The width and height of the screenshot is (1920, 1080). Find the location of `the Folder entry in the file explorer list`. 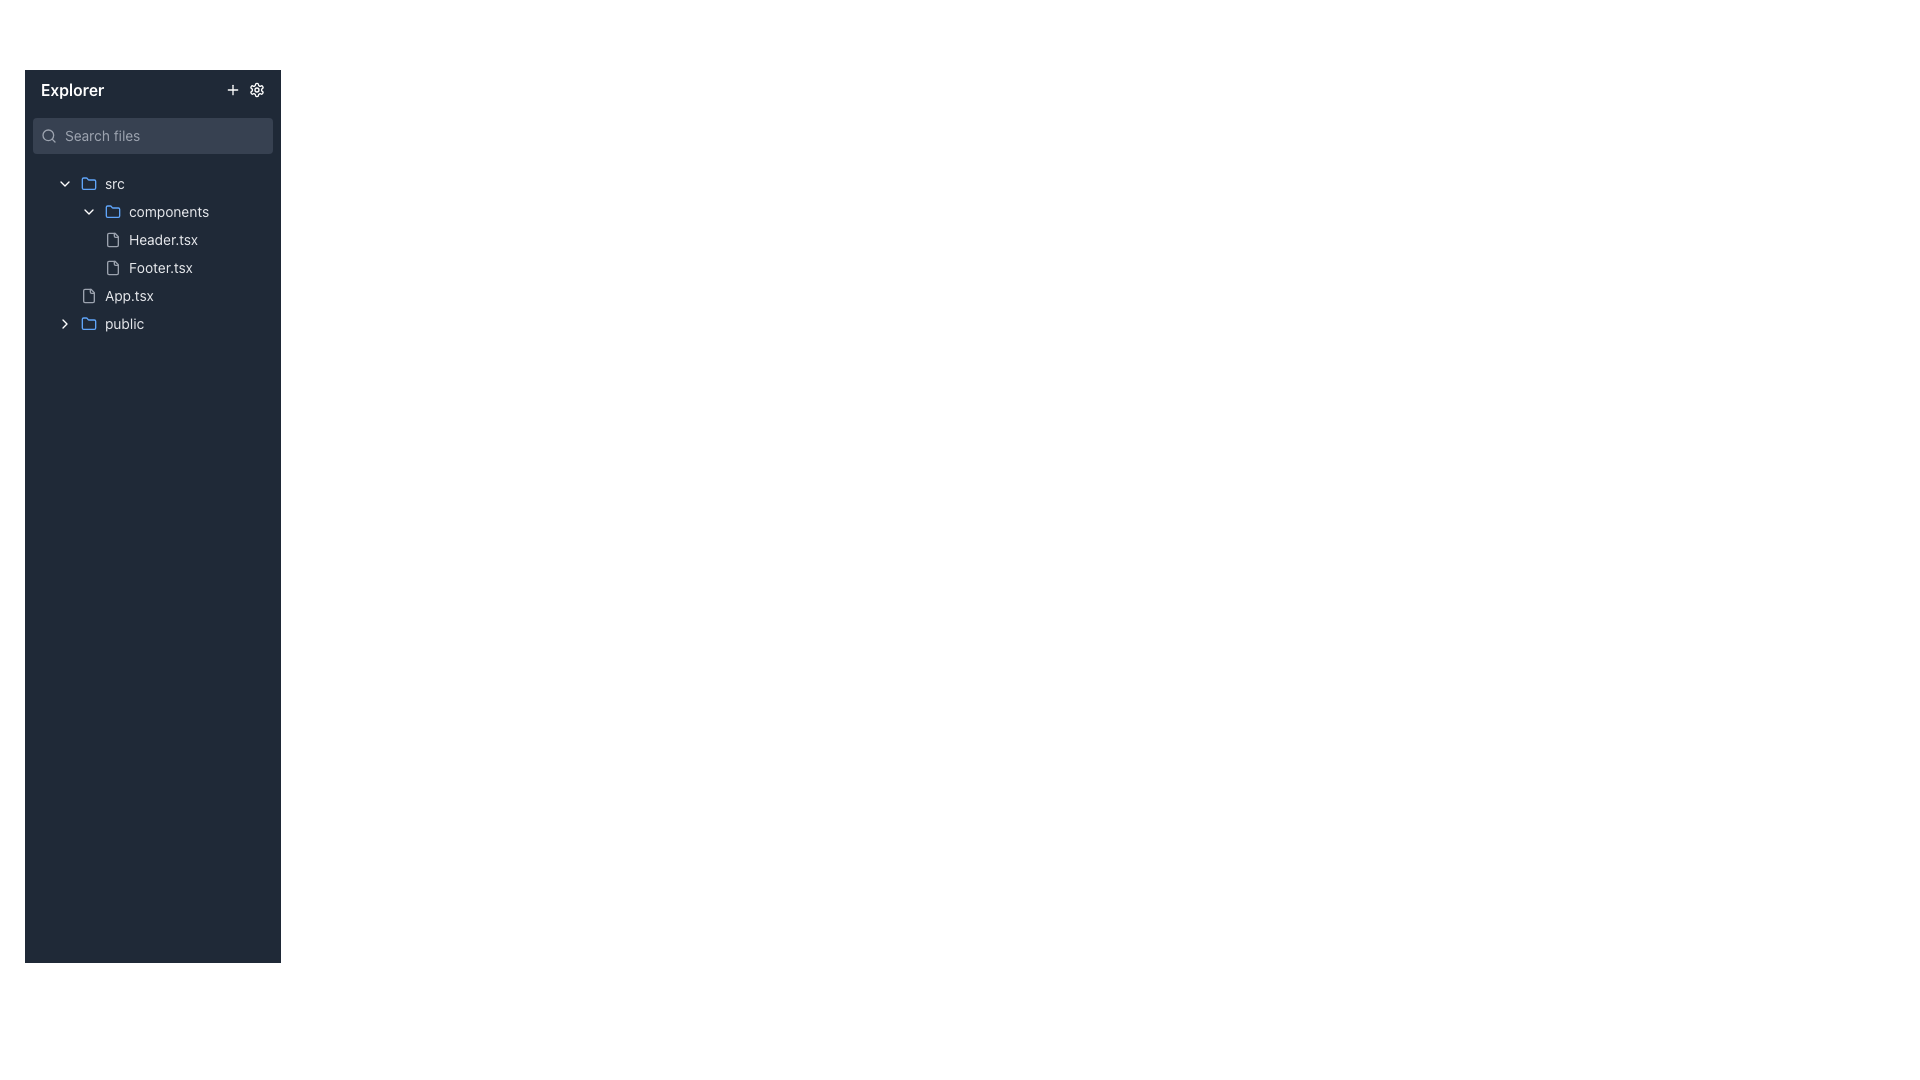

the Folder entry in the file explorer list is located at coordinates (161, 323).